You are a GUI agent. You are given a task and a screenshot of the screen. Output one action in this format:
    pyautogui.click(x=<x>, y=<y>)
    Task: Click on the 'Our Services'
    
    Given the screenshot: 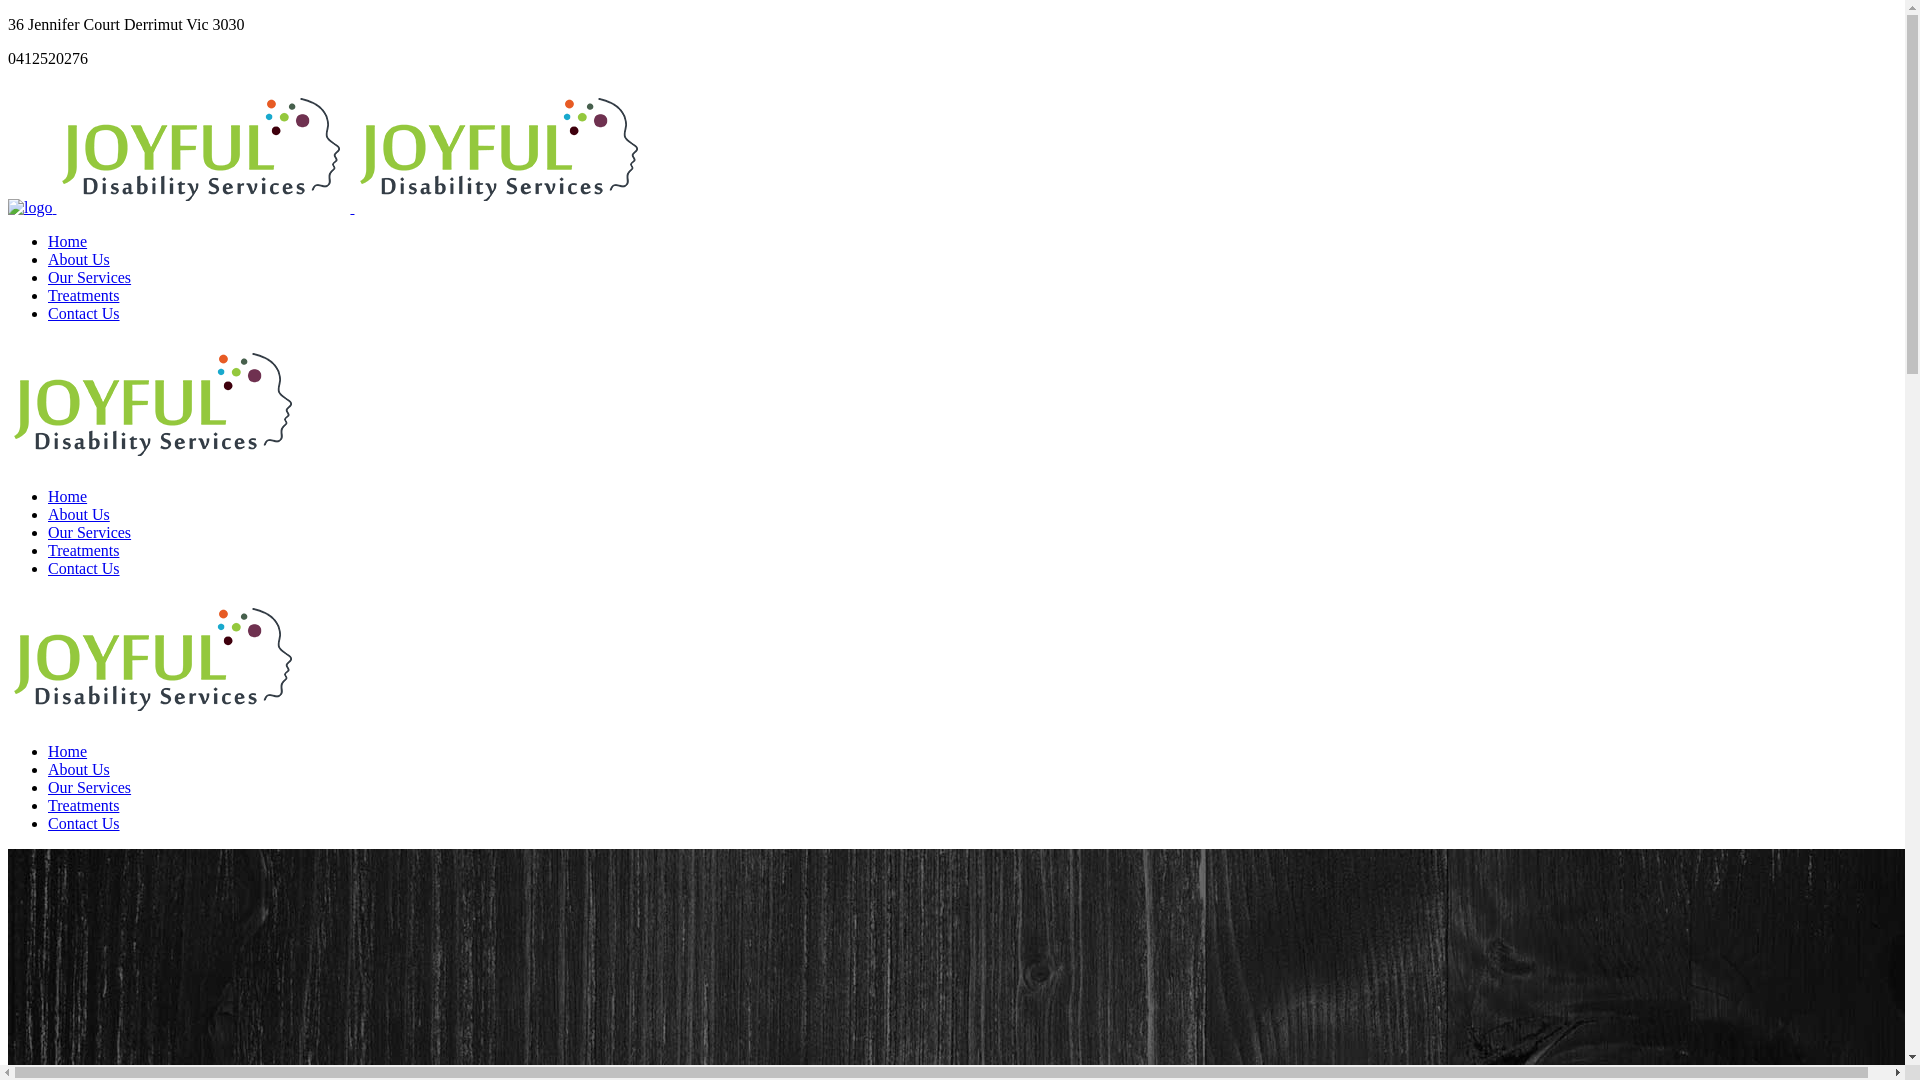 What is the action you would take?
    pyautogui.click(x=88, y=786)
    